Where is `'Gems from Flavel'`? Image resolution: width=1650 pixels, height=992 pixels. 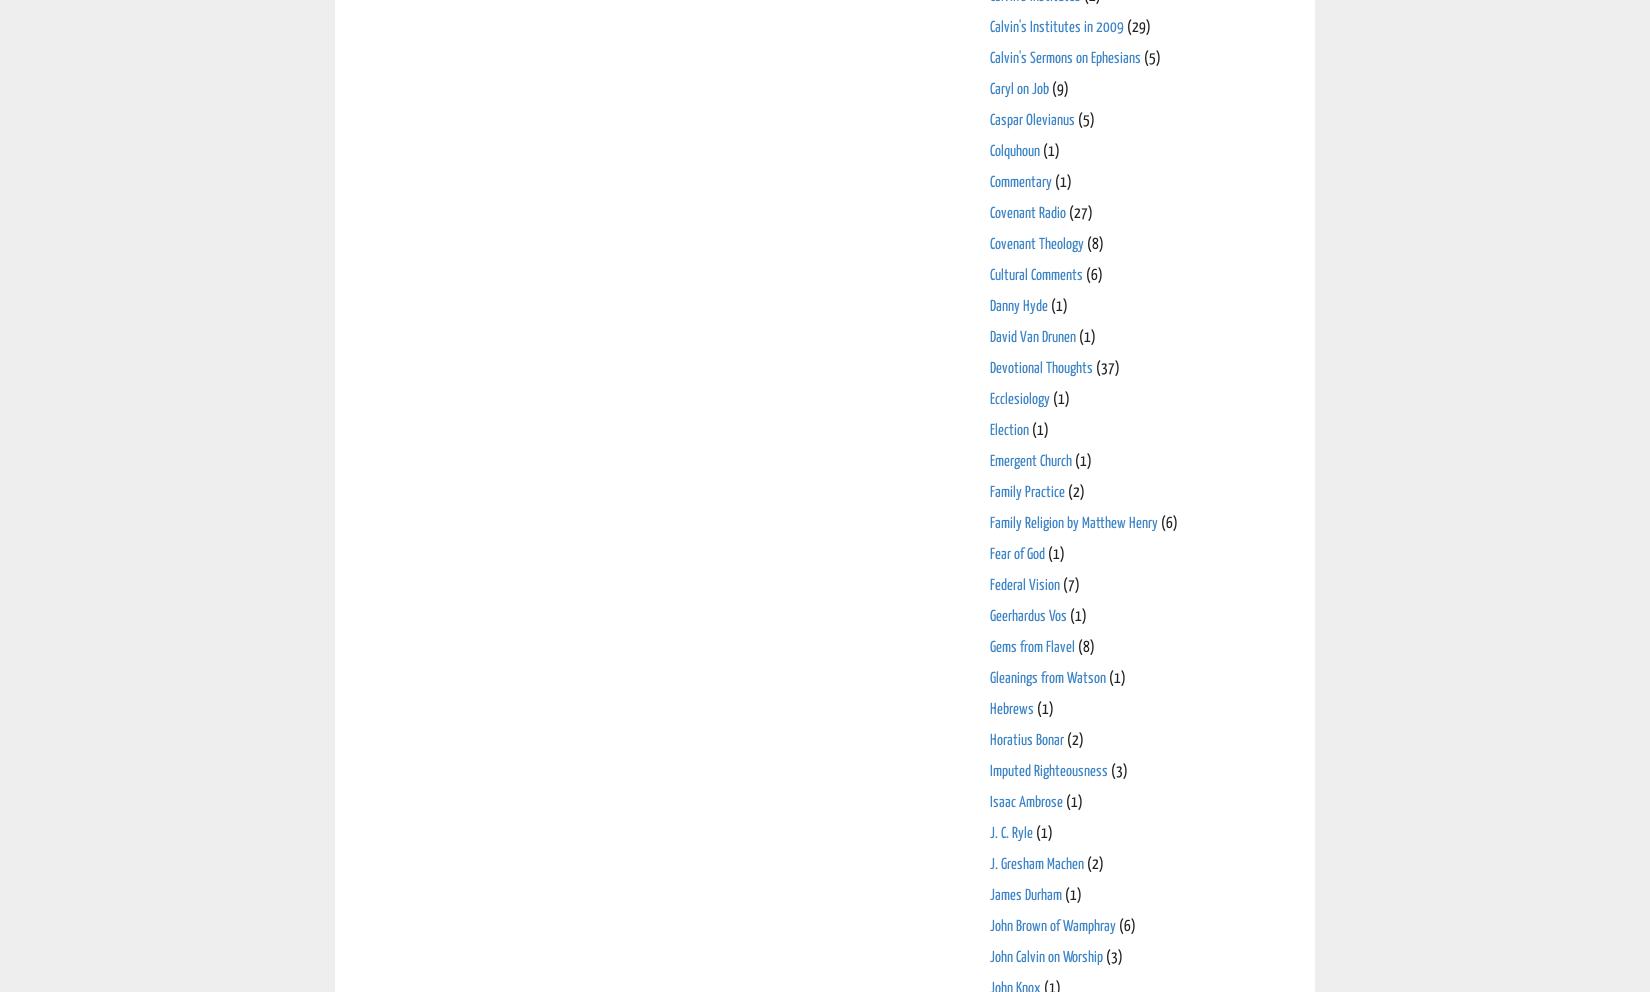
'Gems from Flavel' is located at coordinates (990, 646).